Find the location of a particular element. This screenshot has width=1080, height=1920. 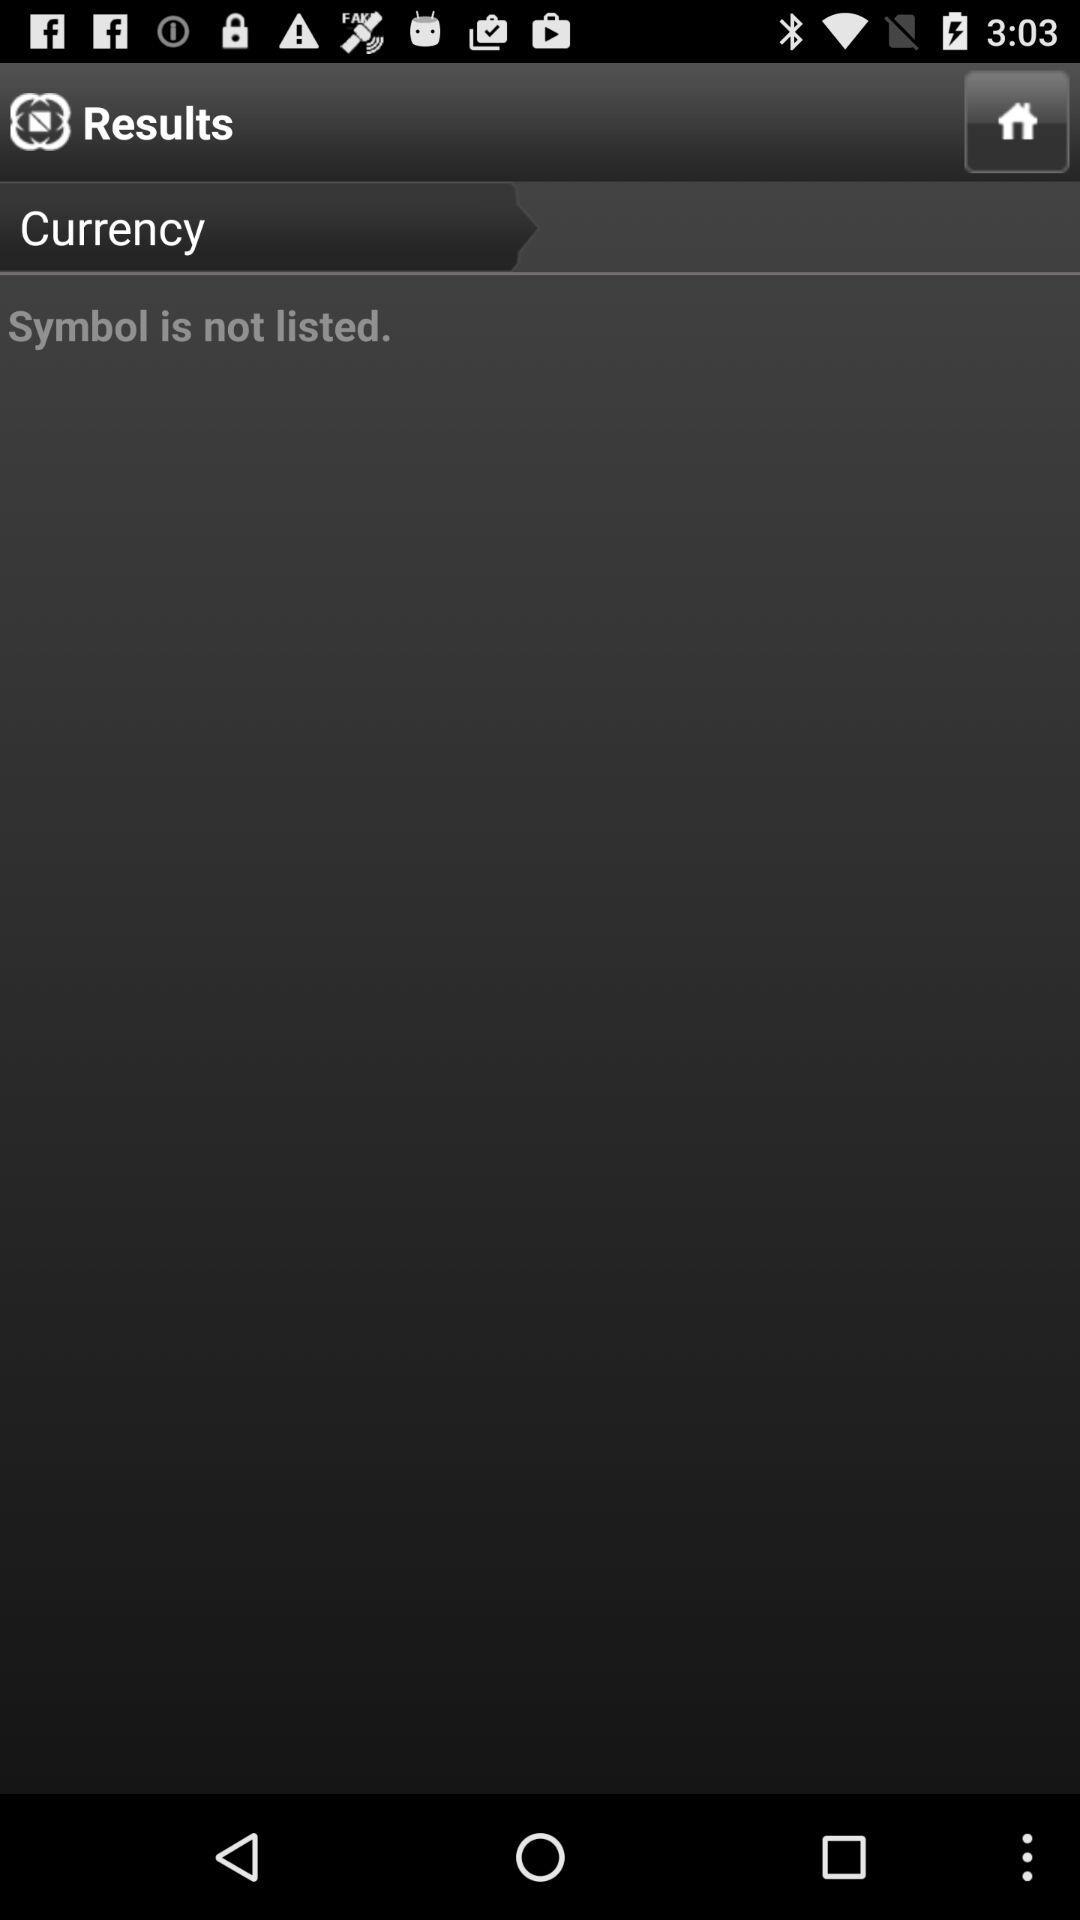

home button is located at coordinates (1017, 120).